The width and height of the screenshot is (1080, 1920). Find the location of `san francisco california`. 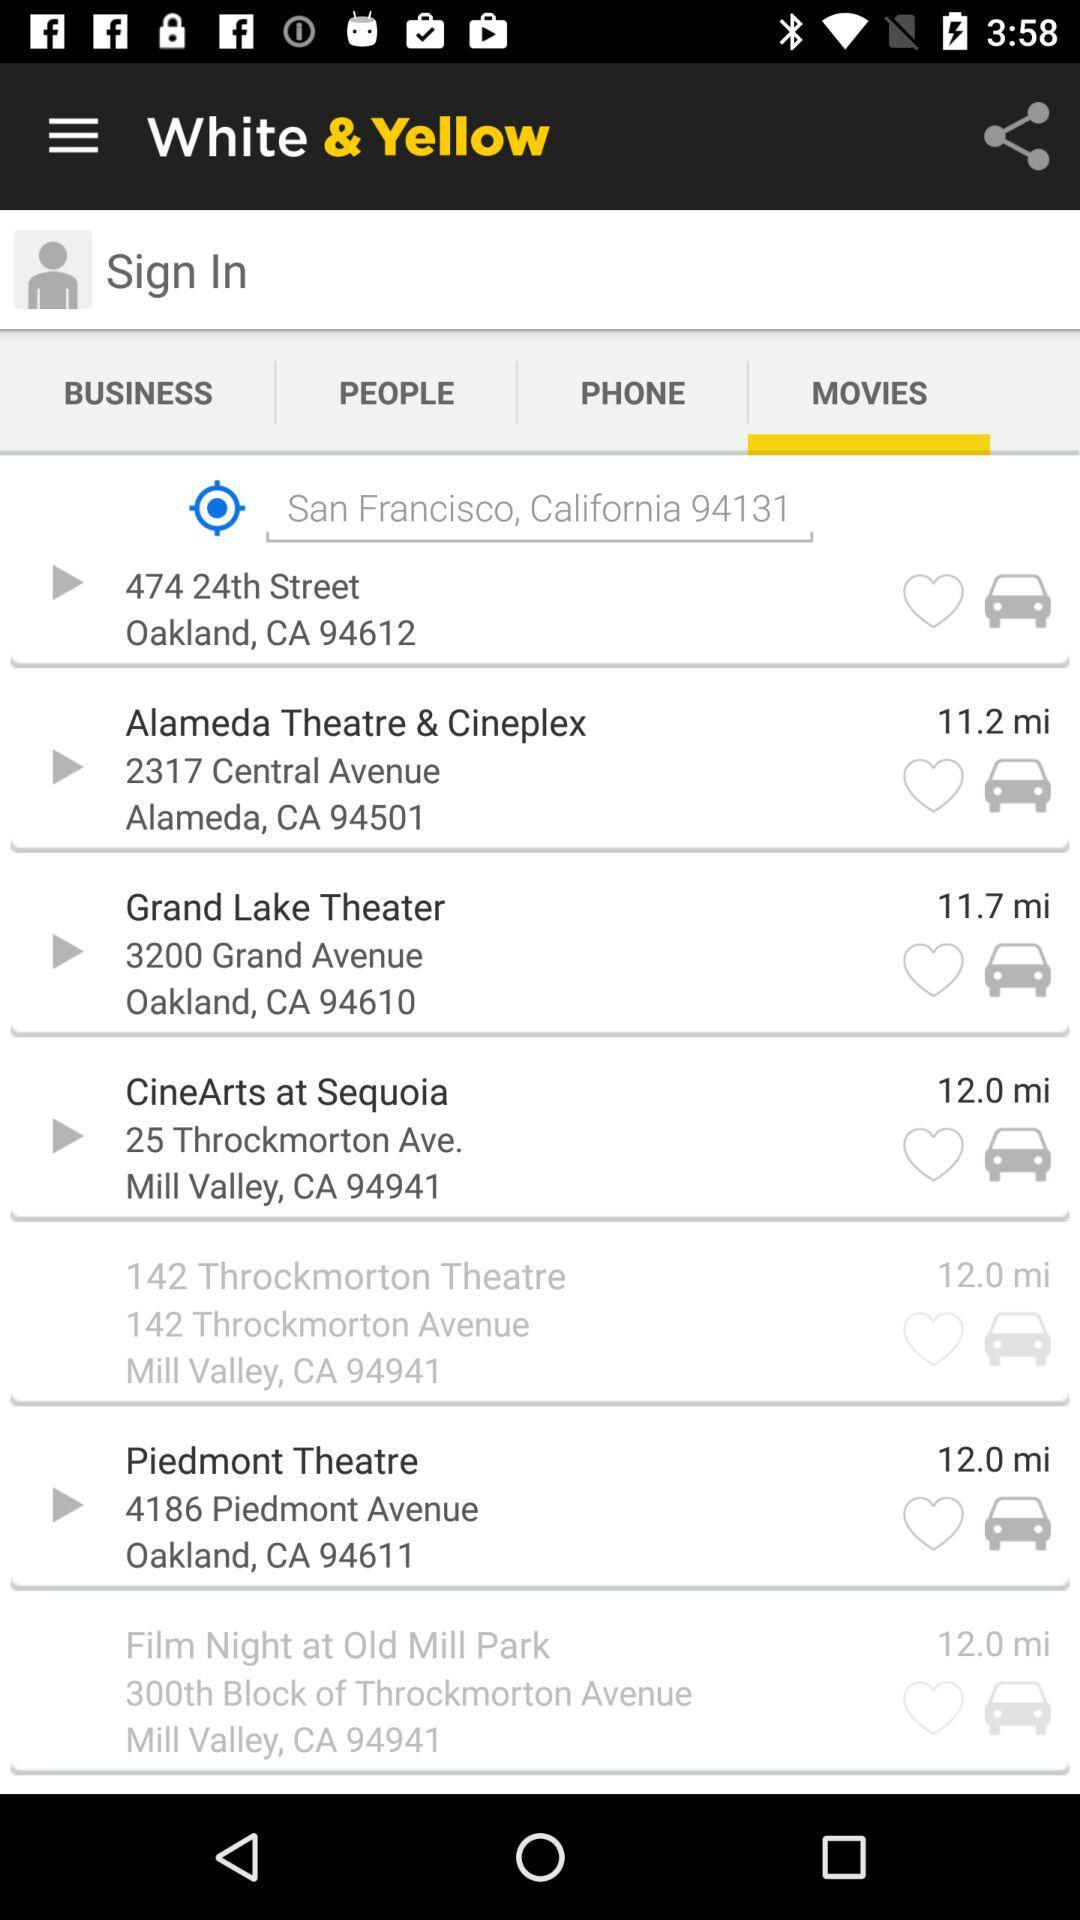

san francisco california is located at coordinates (538, 508).